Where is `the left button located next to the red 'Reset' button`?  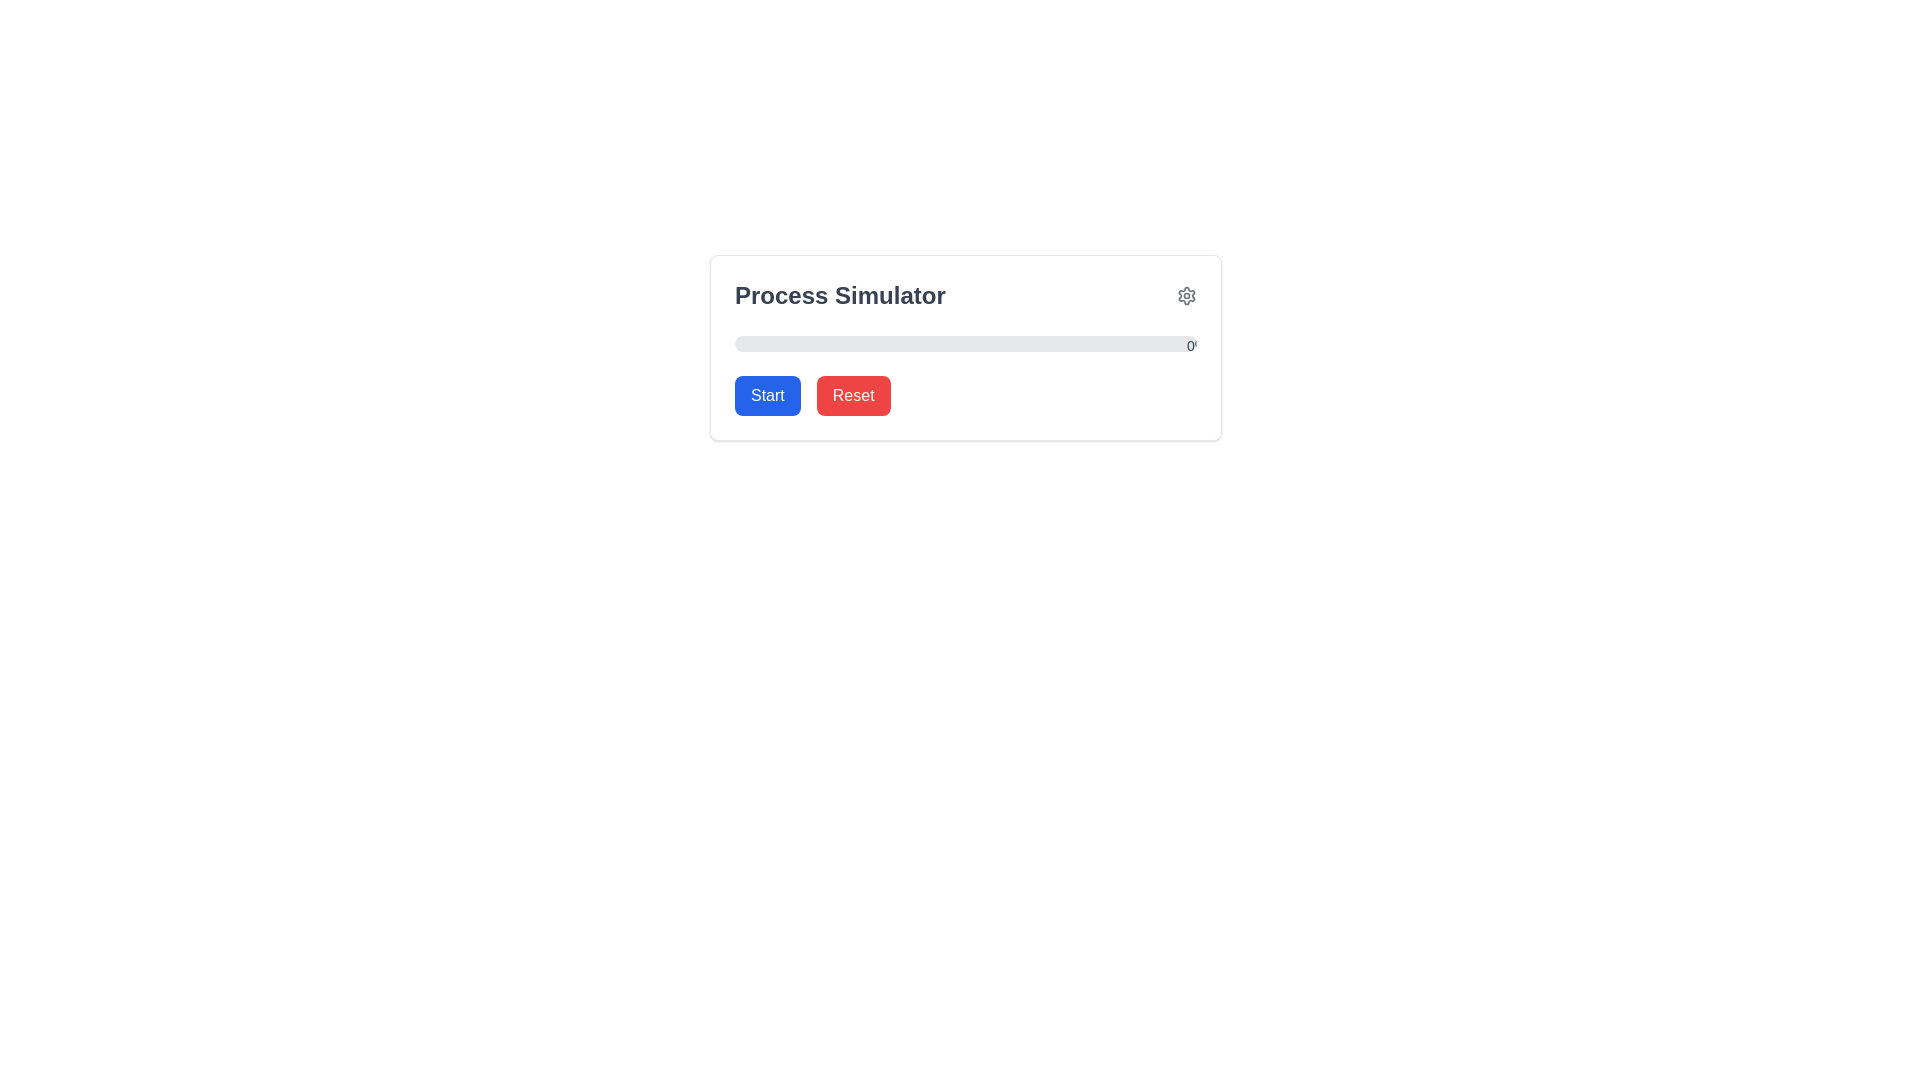
the left button located next to the red 'Reset' button is located at coordinates (766, 396).